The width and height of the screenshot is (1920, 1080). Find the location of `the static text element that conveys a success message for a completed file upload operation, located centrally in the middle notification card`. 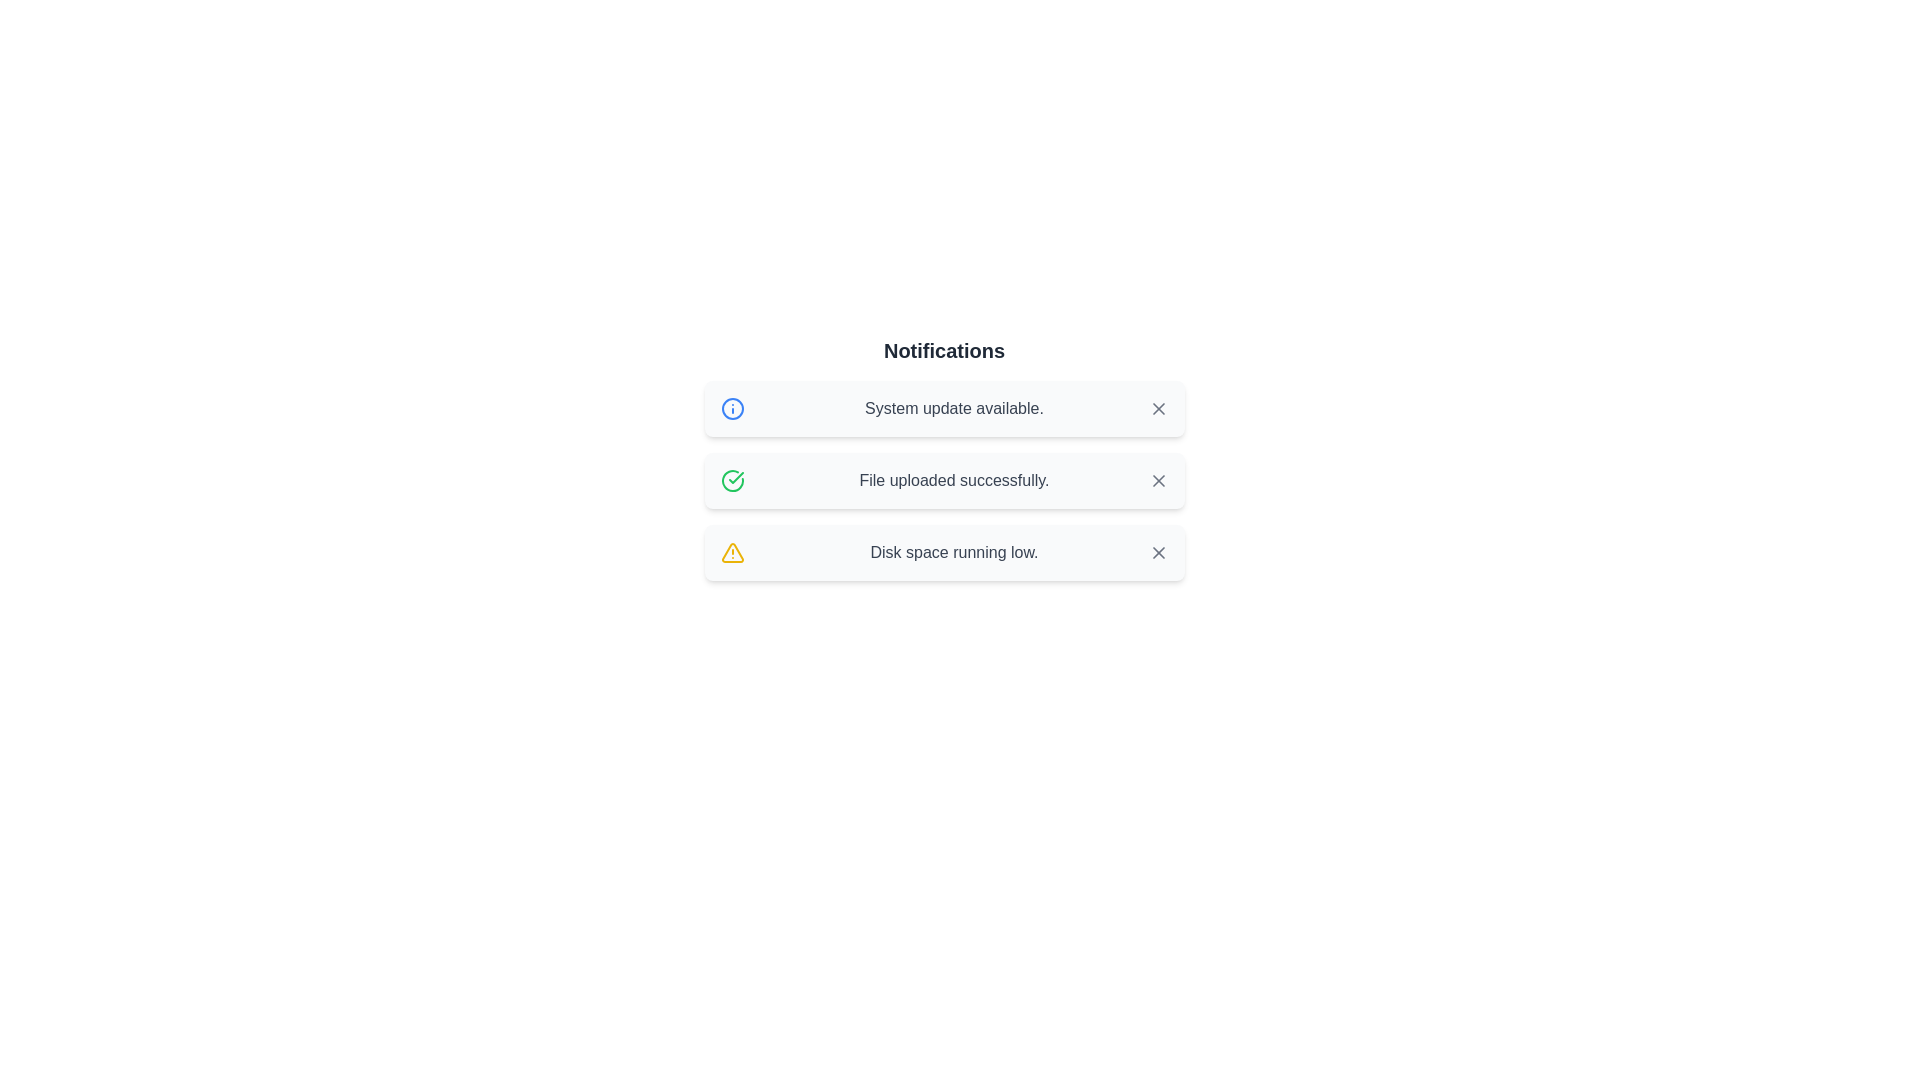

the static text element that conveys a success message for a completed file upload operation, located centrally in the middle notification card is located at coordinates (953, 481).